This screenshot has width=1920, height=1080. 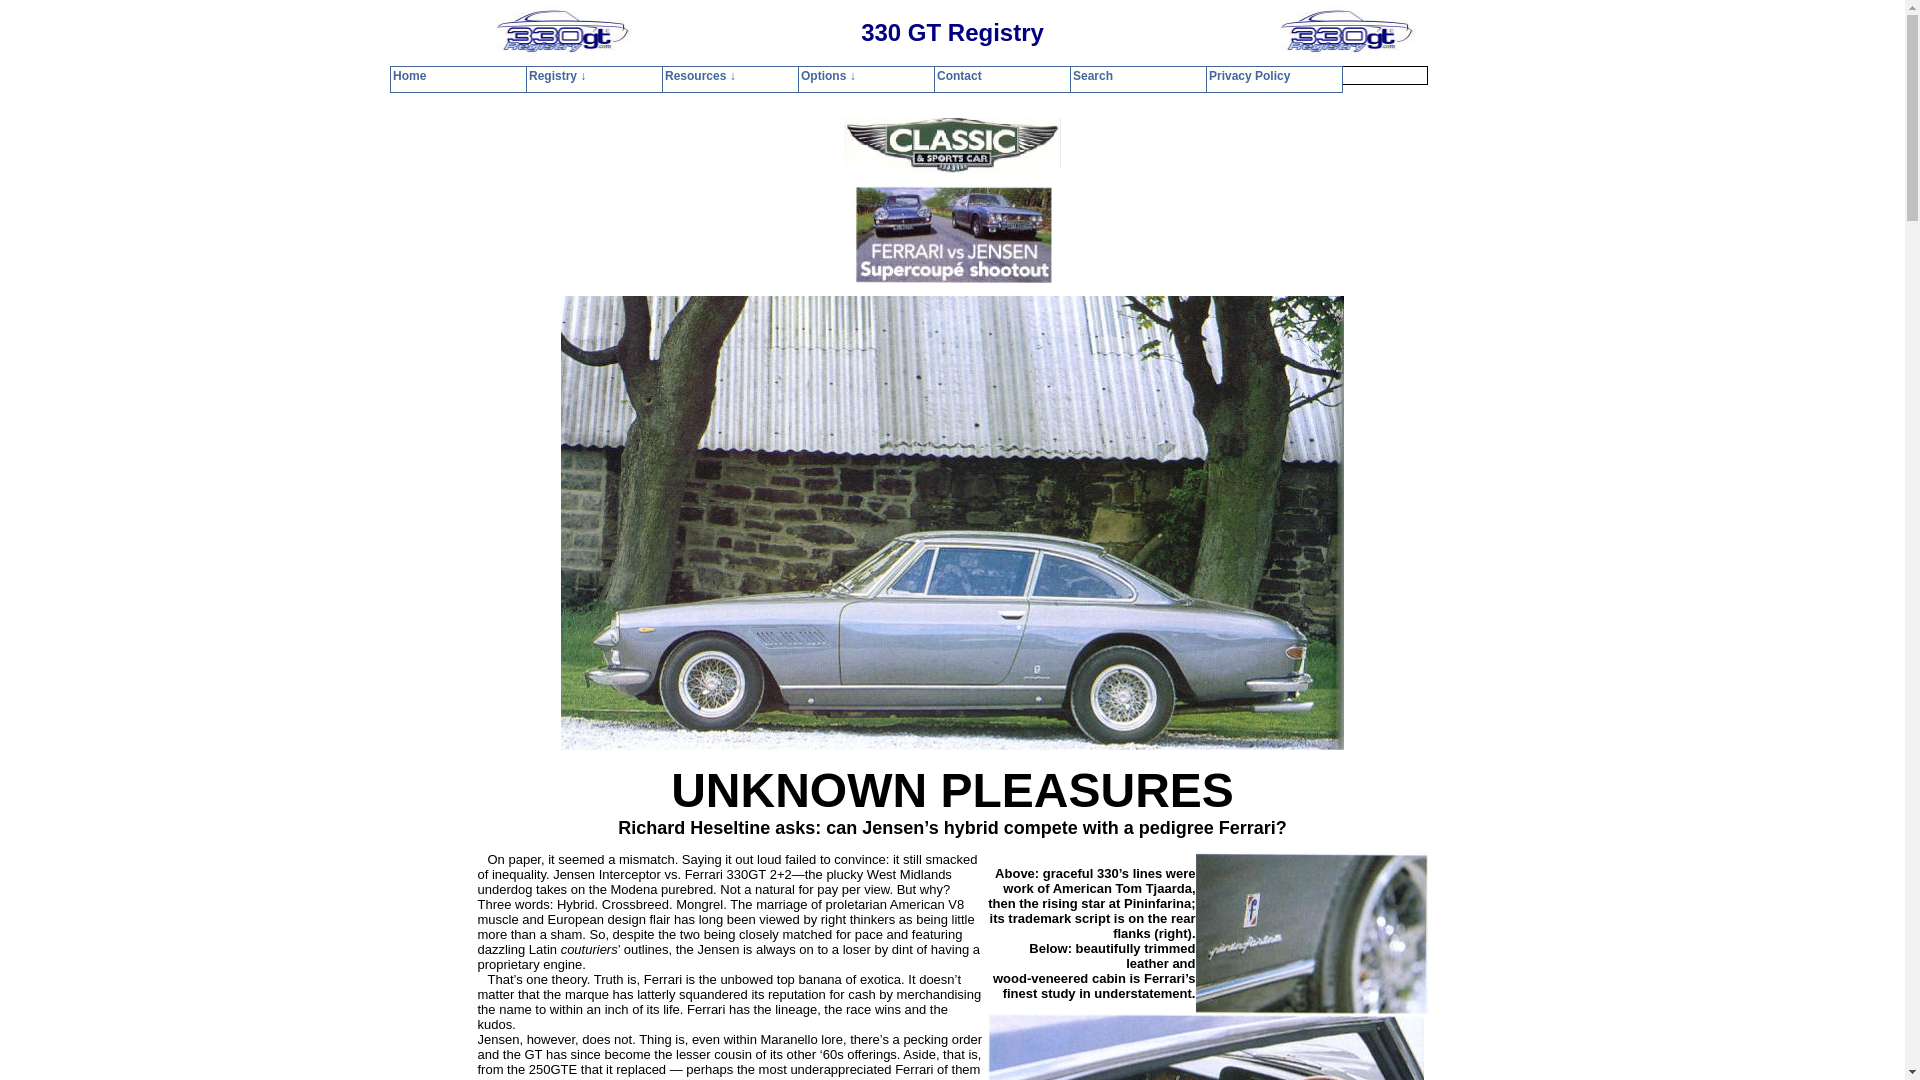 I want to click on 'Resources', so click(x=873, y=74).